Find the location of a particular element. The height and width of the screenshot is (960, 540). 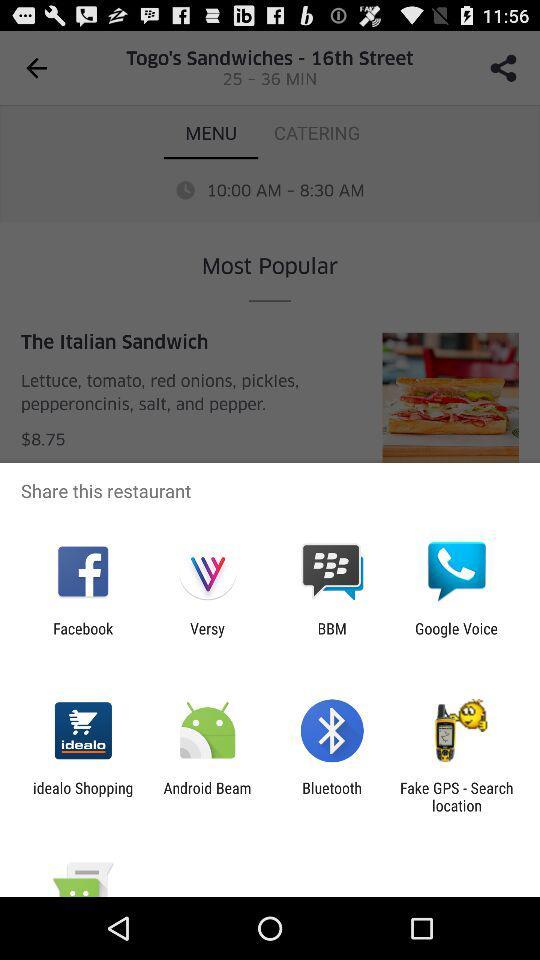

idealo shopping icon is located at coordinates (82, 796).